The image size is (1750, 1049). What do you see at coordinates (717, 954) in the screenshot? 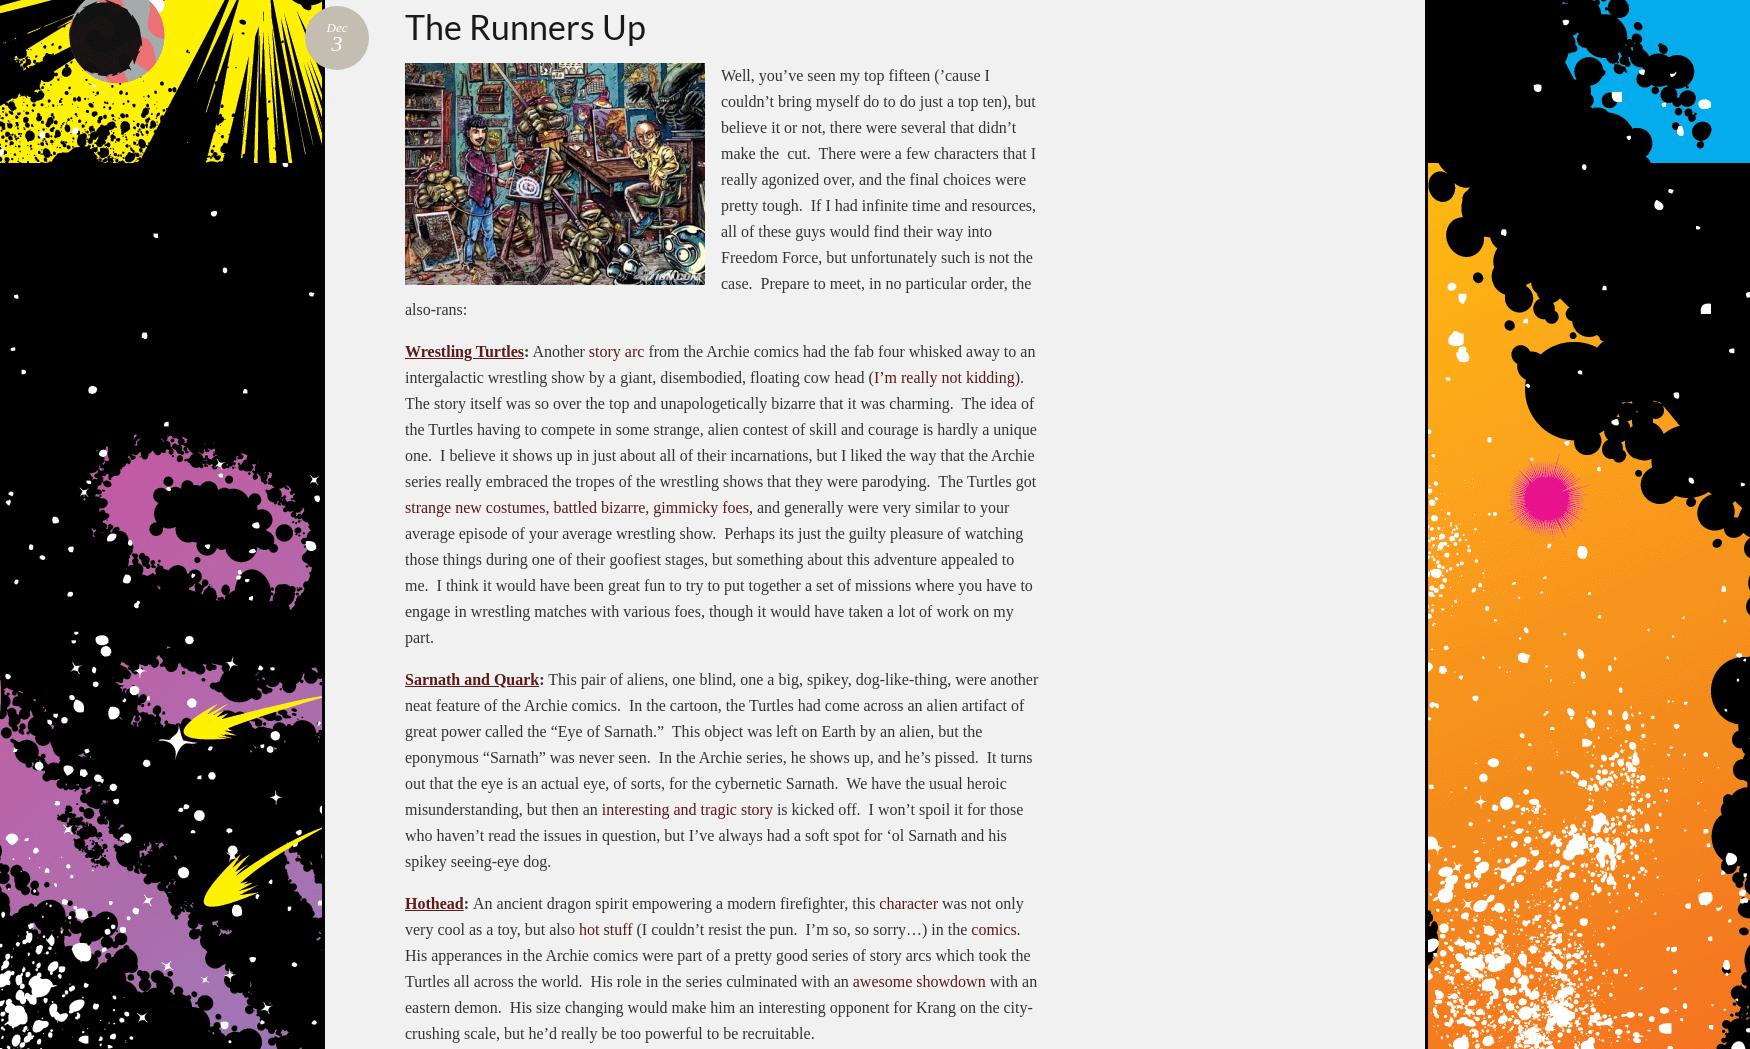
I see `'.  His apperances in the Archie comics were part of a pretty good series of story arcs which took the Turtles all across the world.  His role in the series culminated with an'` at bounding box center [717, 954].